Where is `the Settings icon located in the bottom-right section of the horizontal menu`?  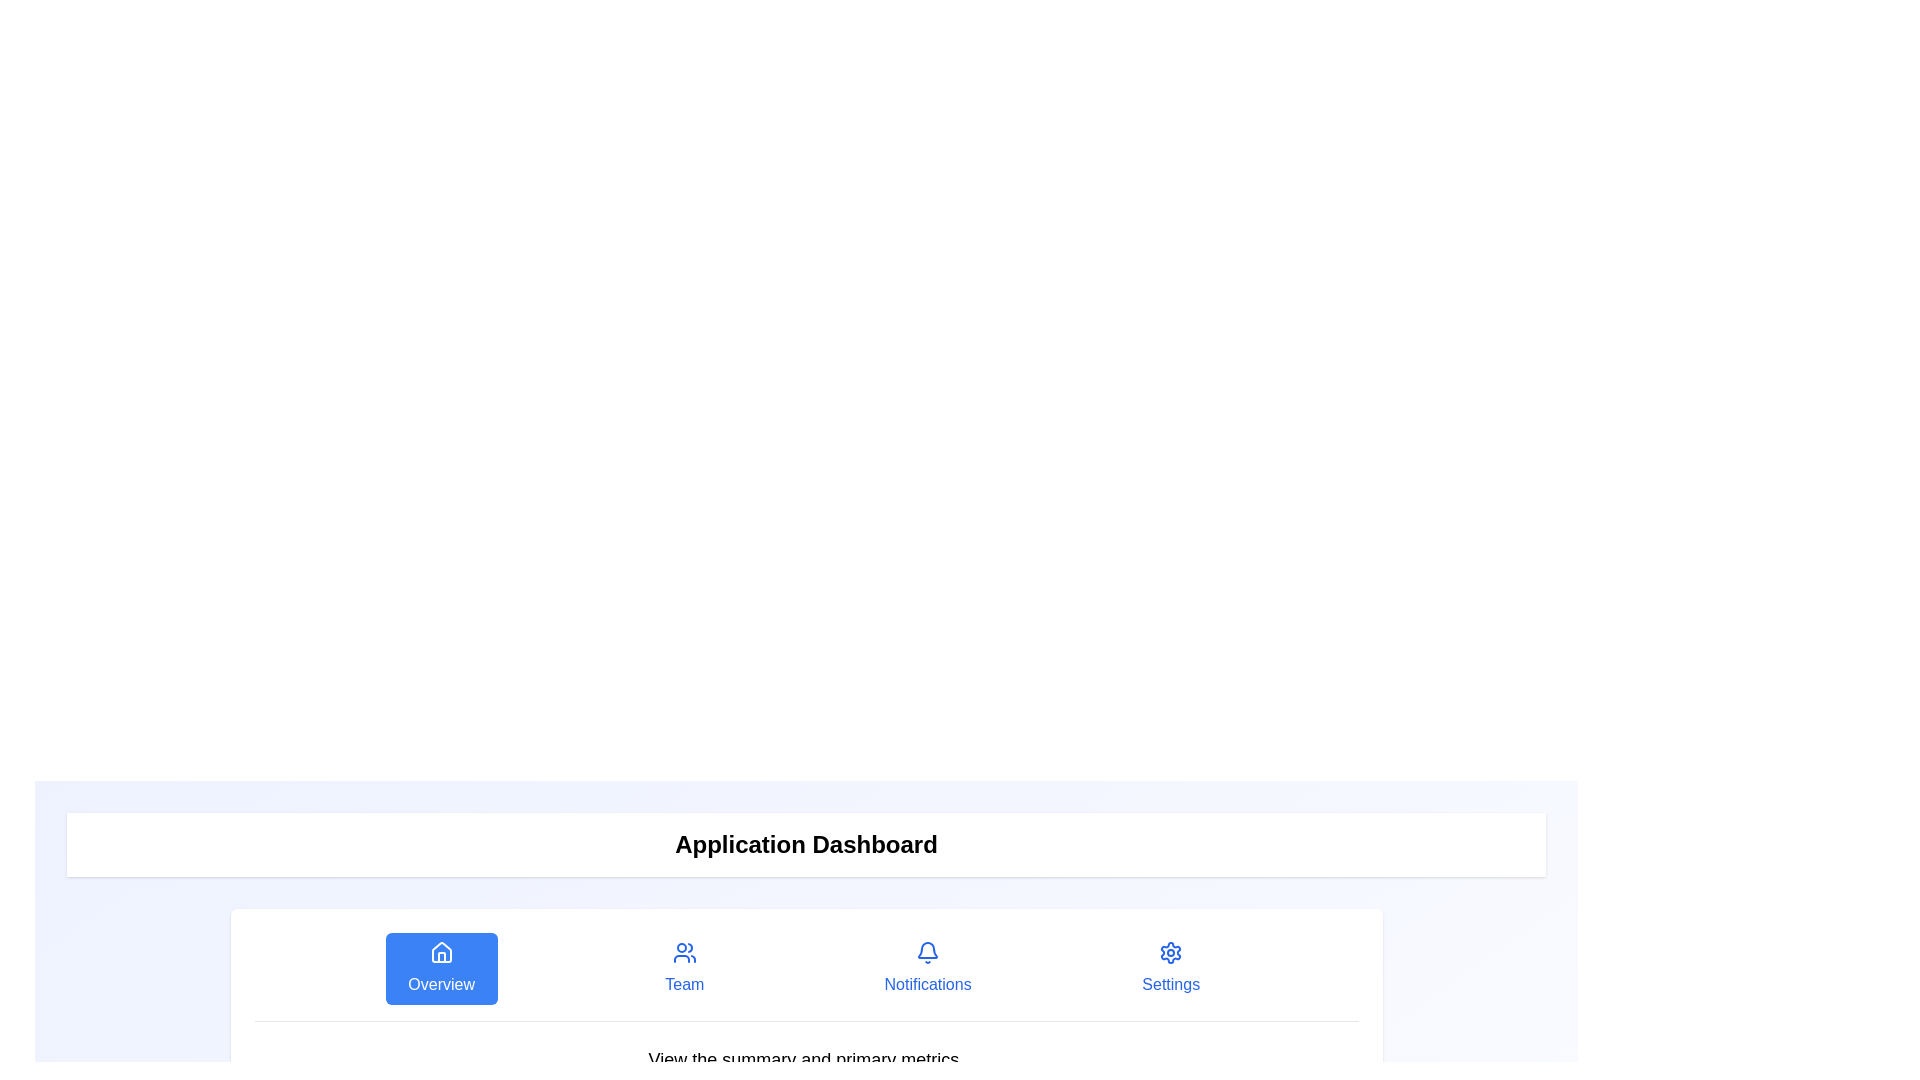 the Settings icon located in the bottom-right section of the horizontal menu is located at coordinates (1171, 951).